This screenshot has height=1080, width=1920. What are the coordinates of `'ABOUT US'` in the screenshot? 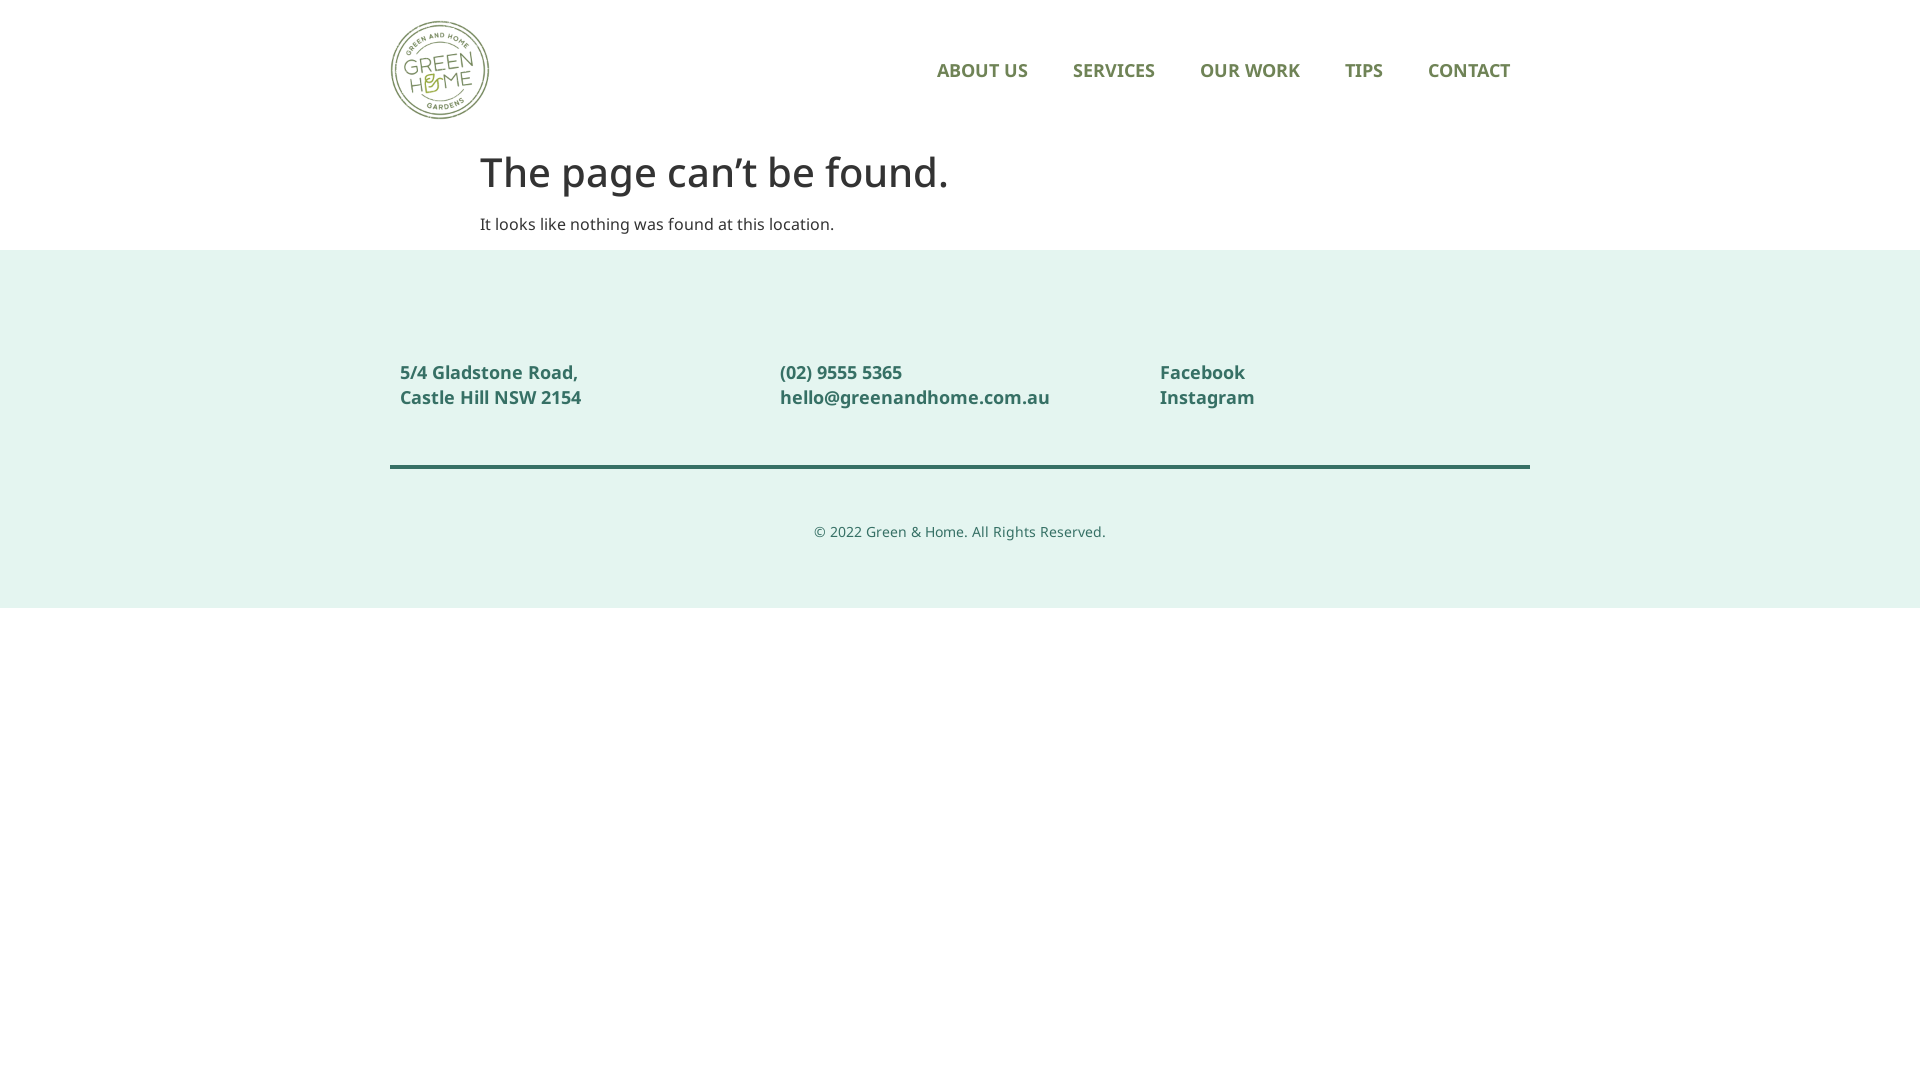 It's located at (982, 69).